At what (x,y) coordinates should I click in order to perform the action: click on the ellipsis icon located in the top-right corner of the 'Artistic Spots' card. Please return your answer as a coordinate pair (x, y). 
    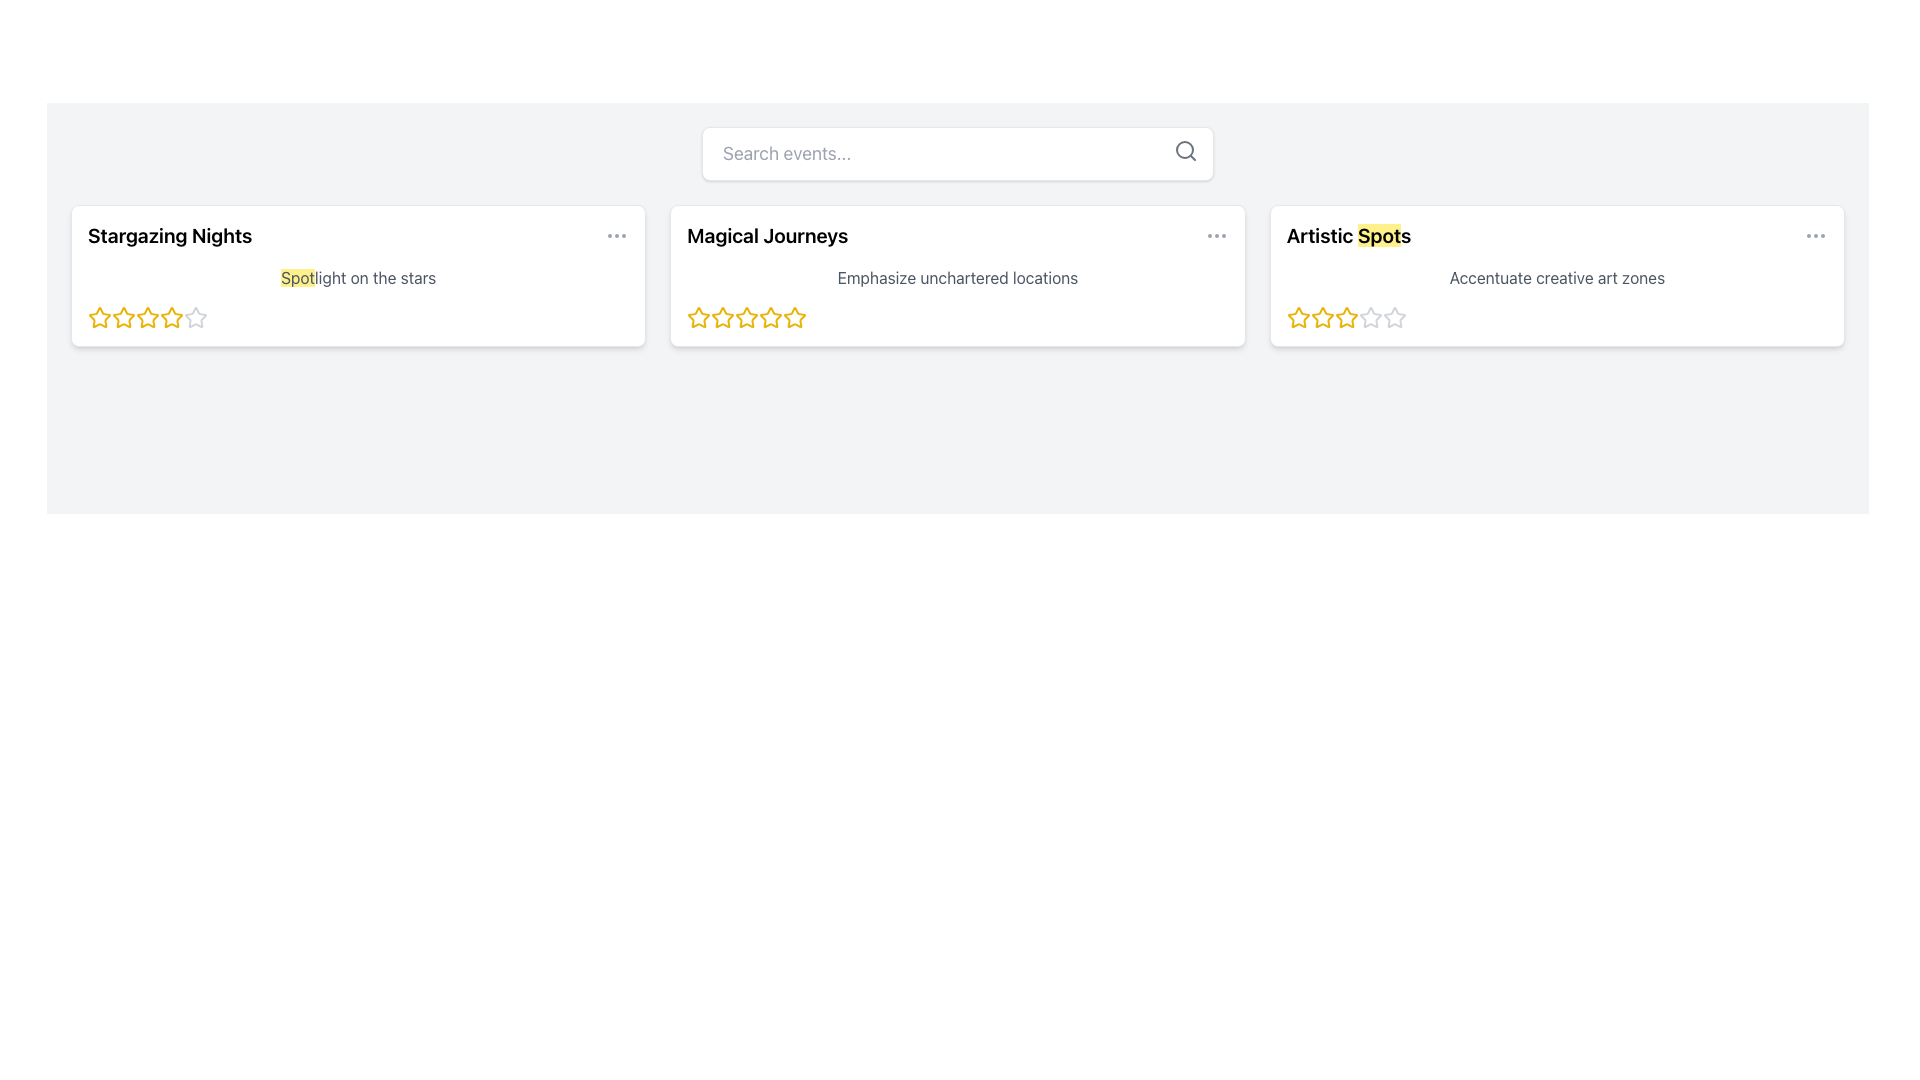
    Looking at the image, I should click on (1815, 234).